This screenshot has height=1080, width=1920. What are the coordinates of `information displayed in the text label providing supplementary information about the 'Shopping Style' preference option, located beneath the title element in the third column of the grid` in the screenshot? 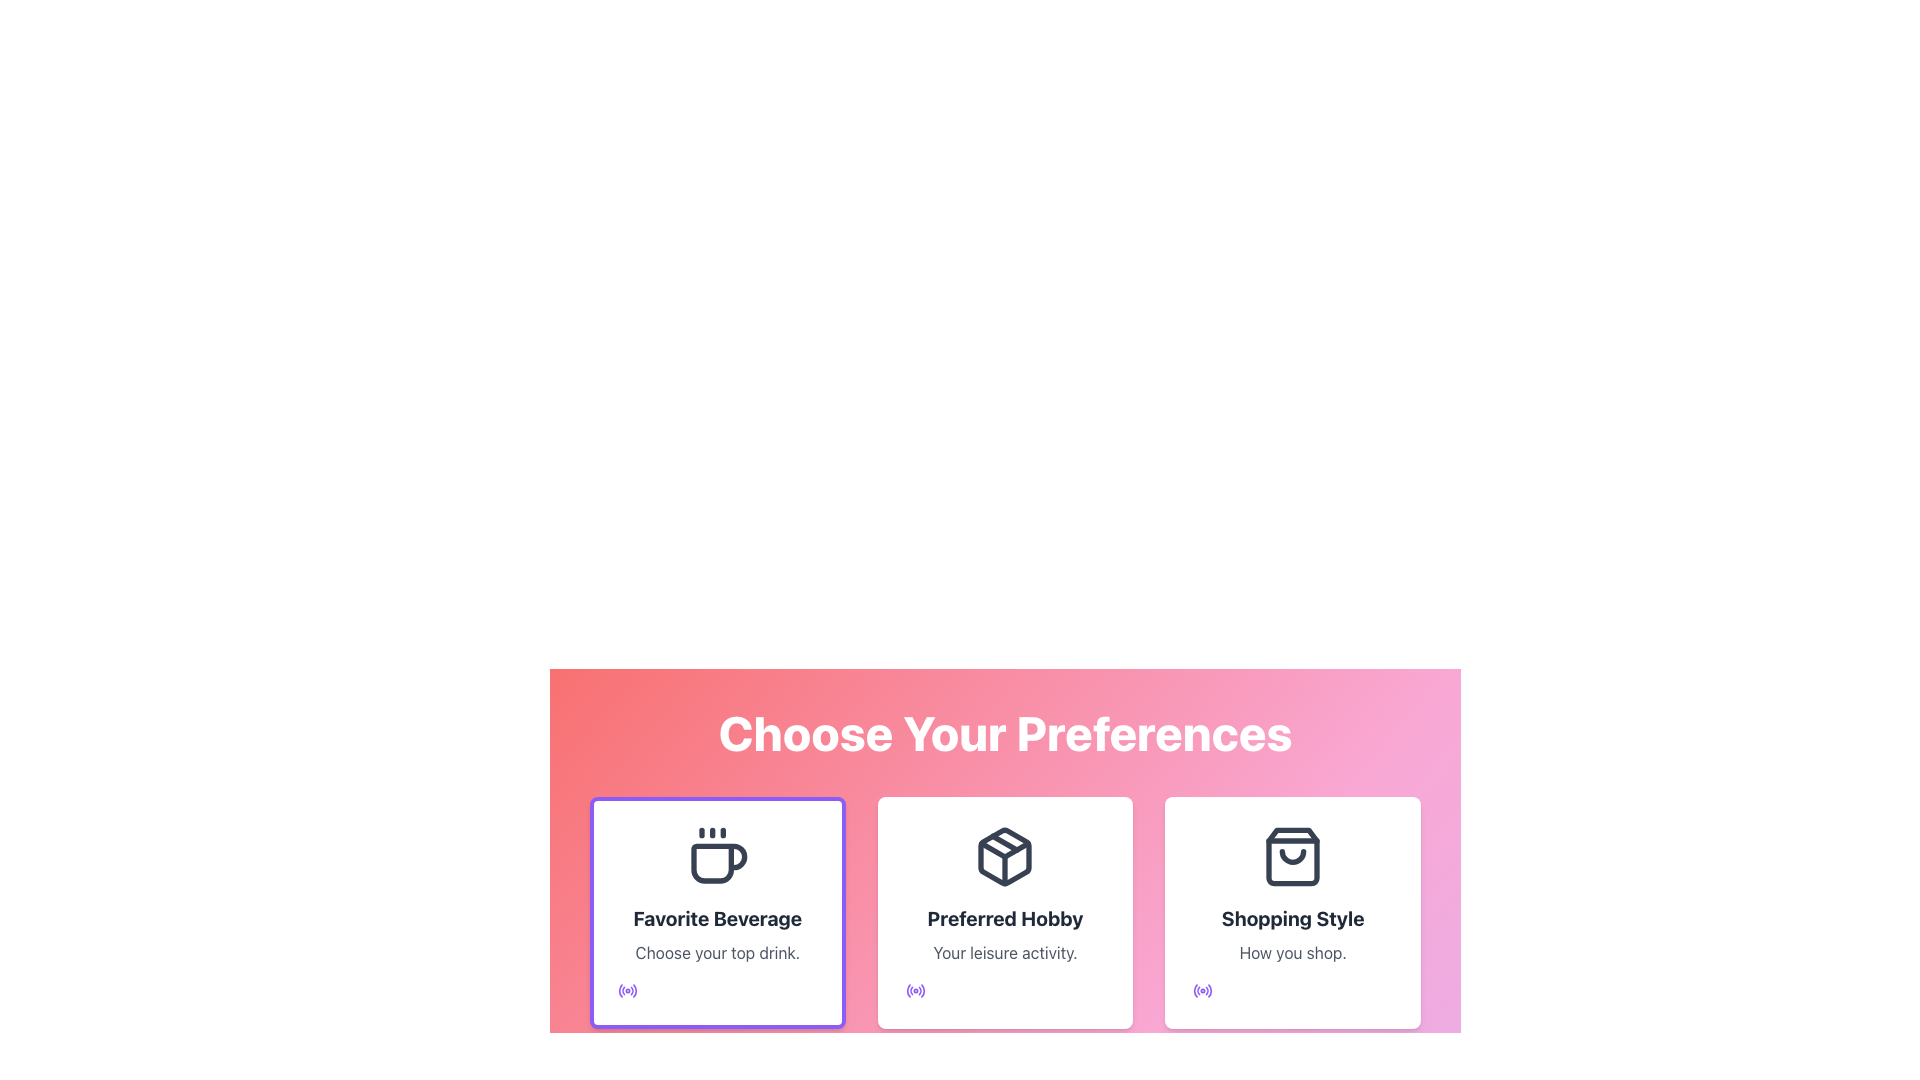 It's located at (1293, 951).